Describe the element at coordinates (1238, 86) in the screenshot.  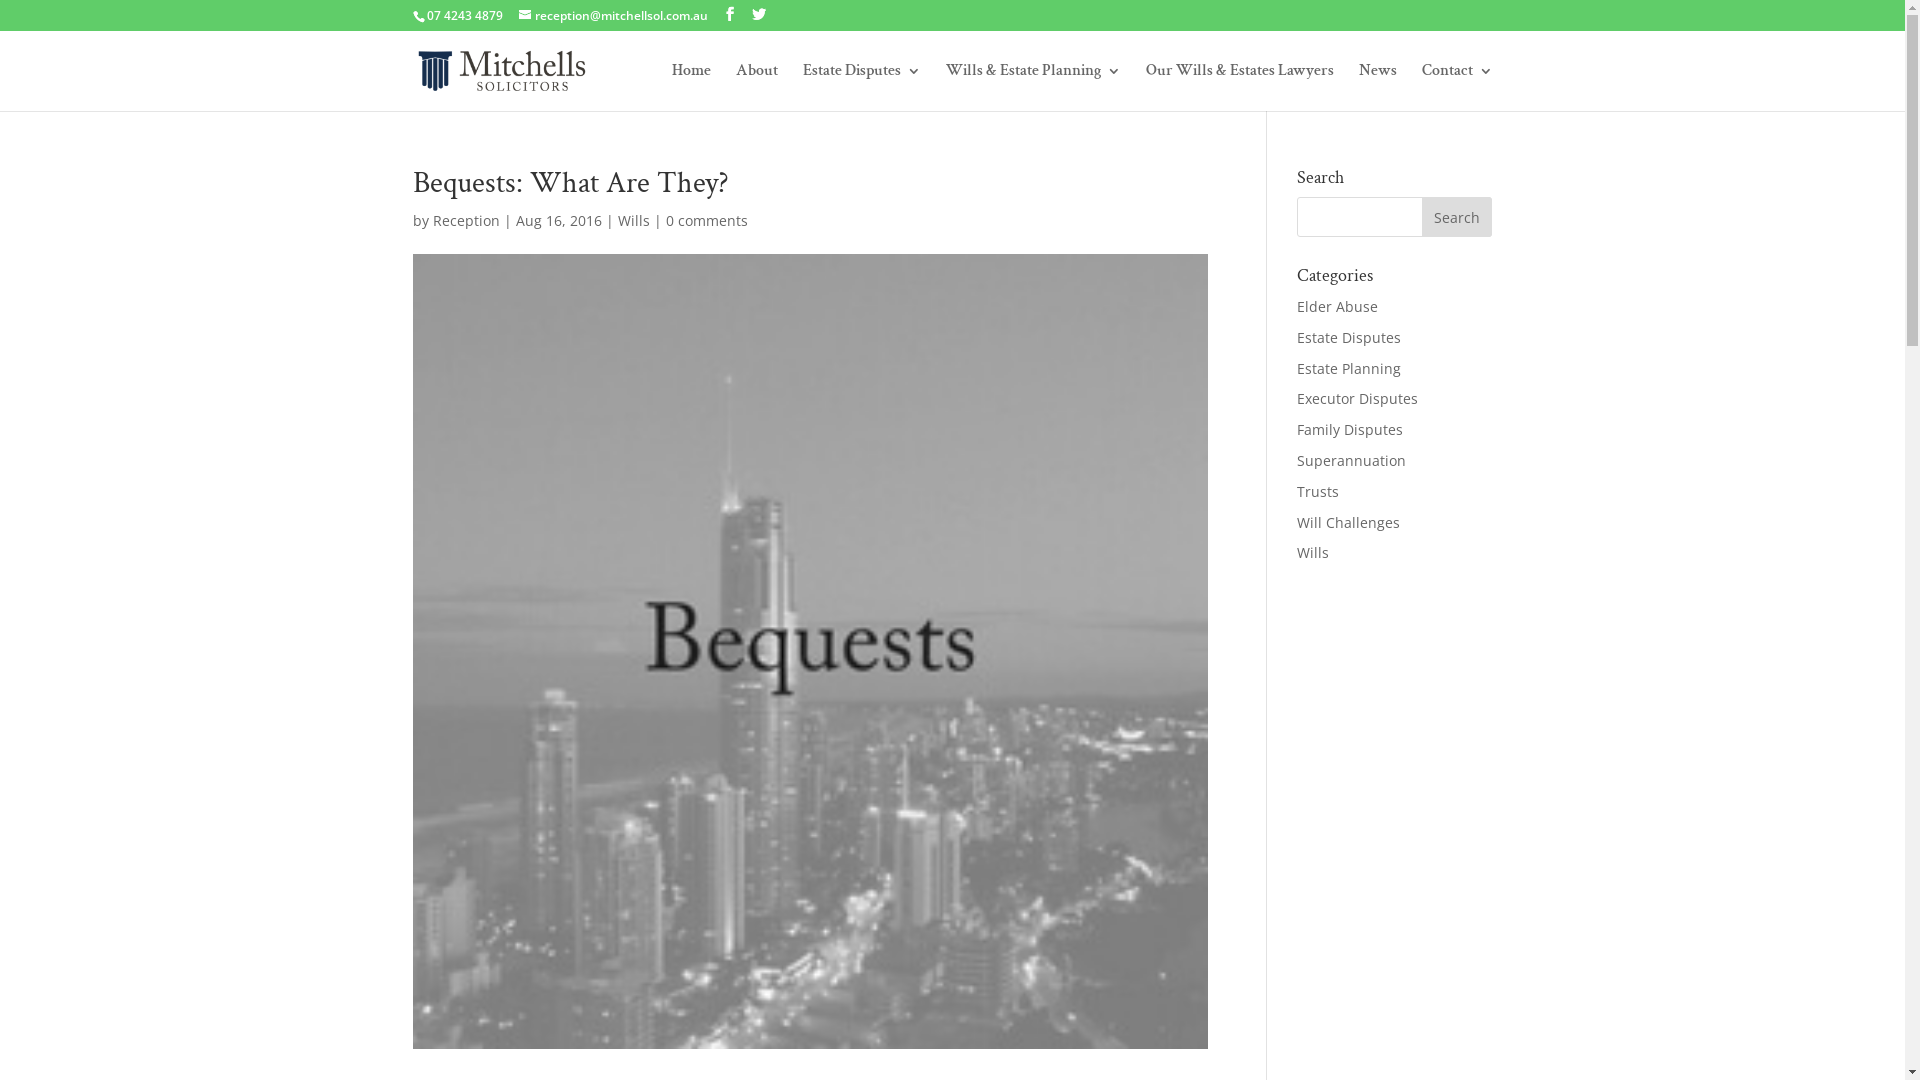
I see `'Our Wills & Estates Lawyers'` at that location.